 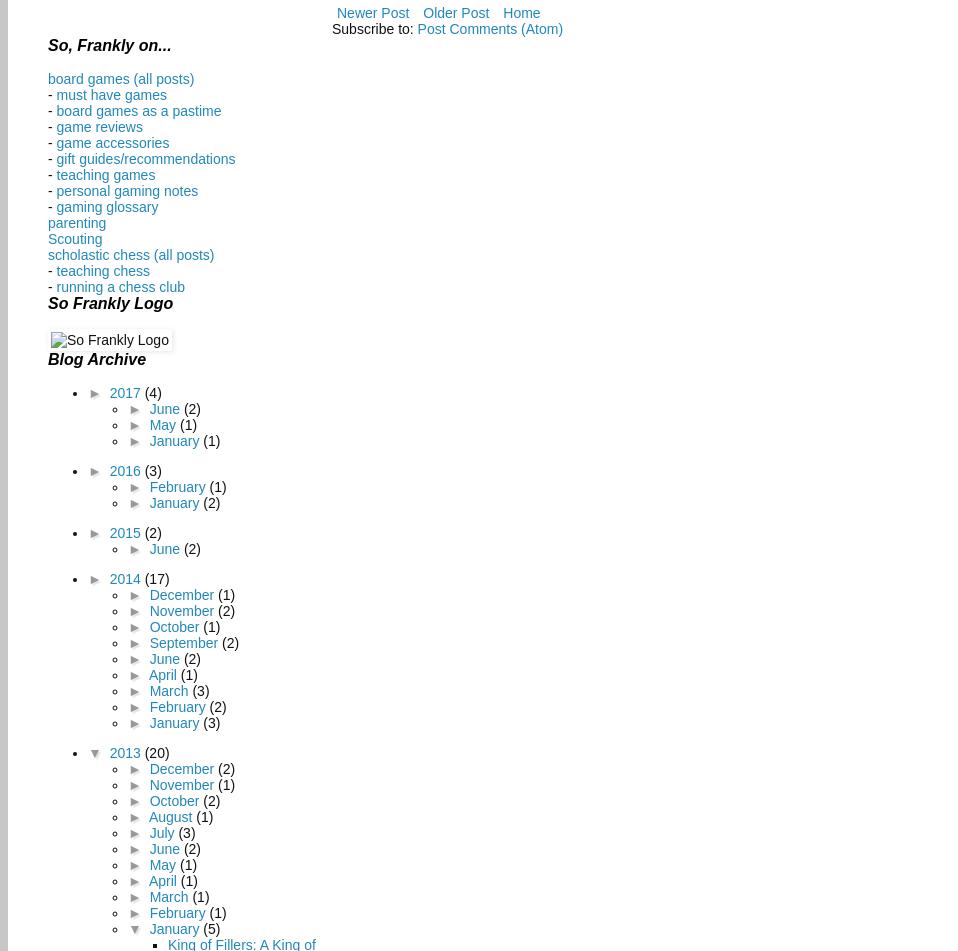 What do you see at coordinates (156, 577) in the screenshot?
I see `'(17)'` at bounding box center [156, 577].